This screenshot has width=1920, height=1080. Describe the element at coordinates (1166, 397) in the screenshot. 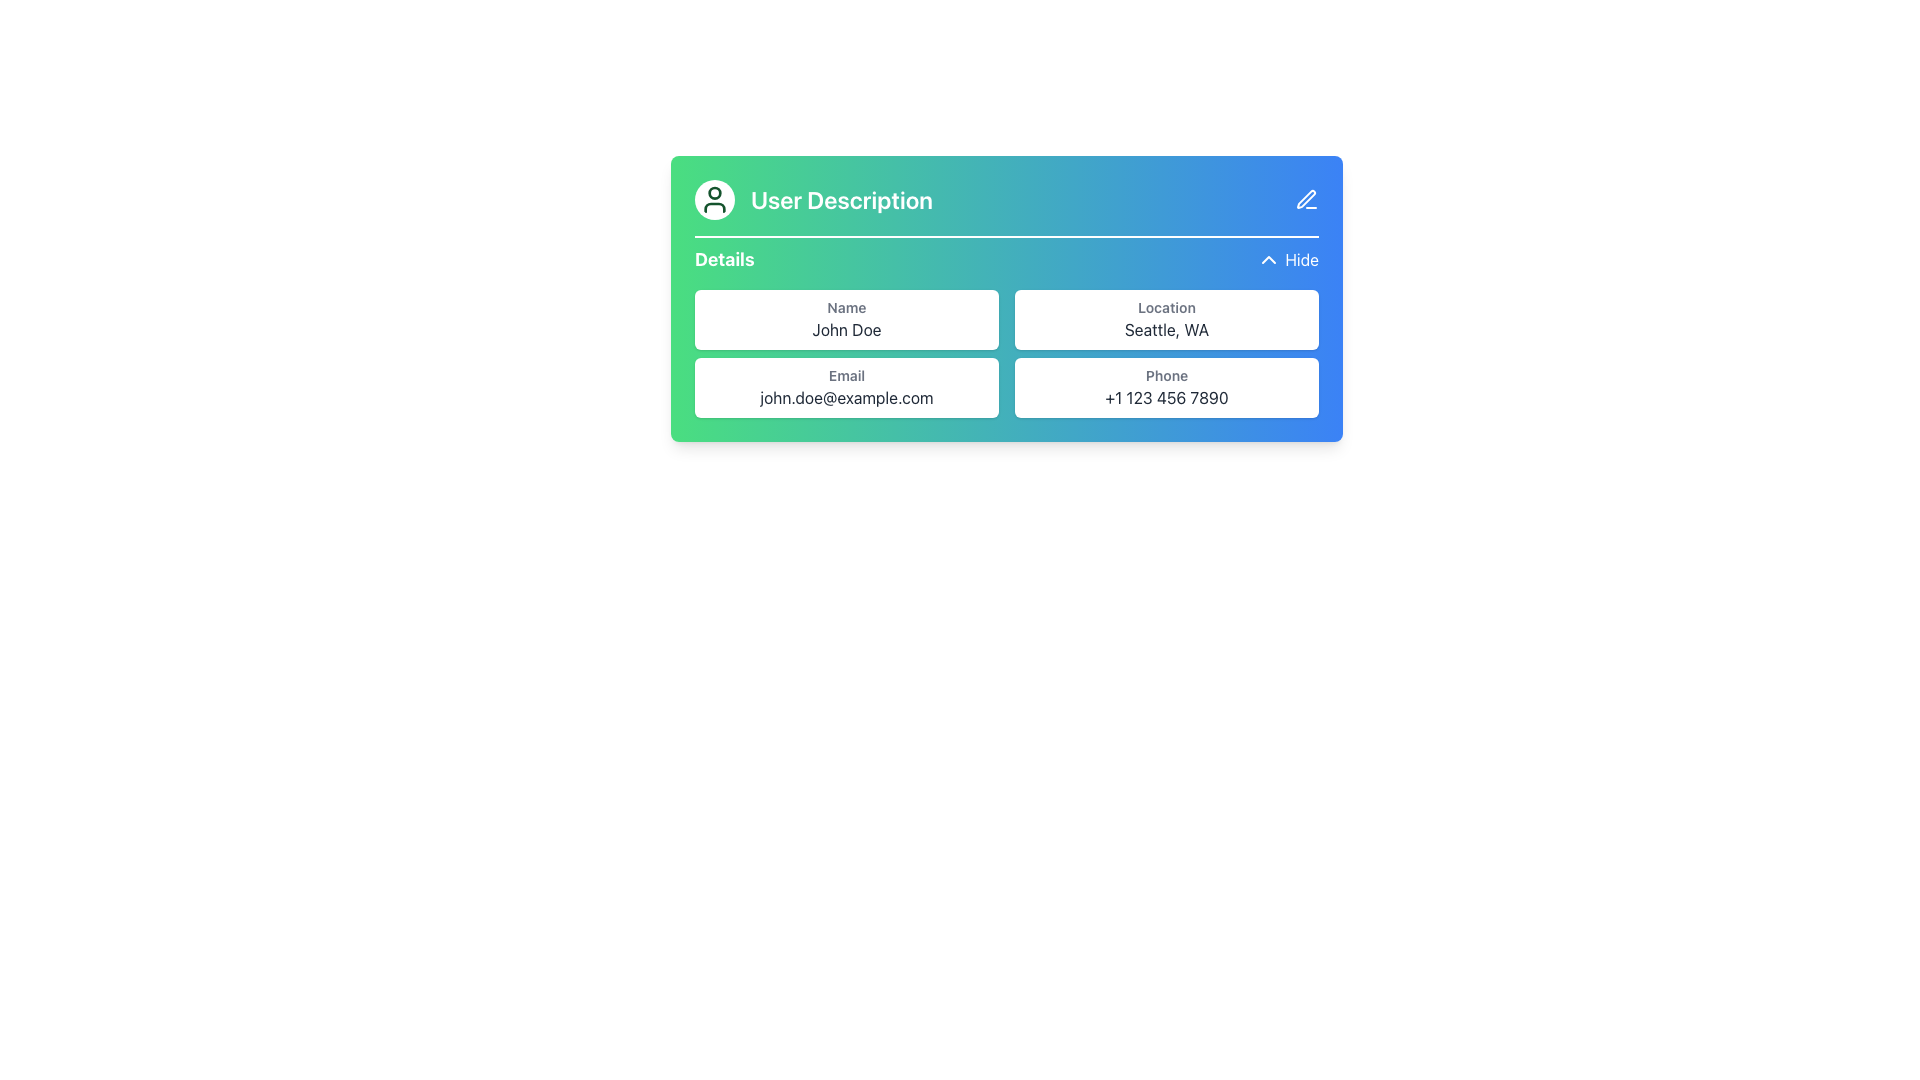

I see `the static text displaying the phone number located in the 'Details' section of the card, aligned under the 'Phone' label` at that location.